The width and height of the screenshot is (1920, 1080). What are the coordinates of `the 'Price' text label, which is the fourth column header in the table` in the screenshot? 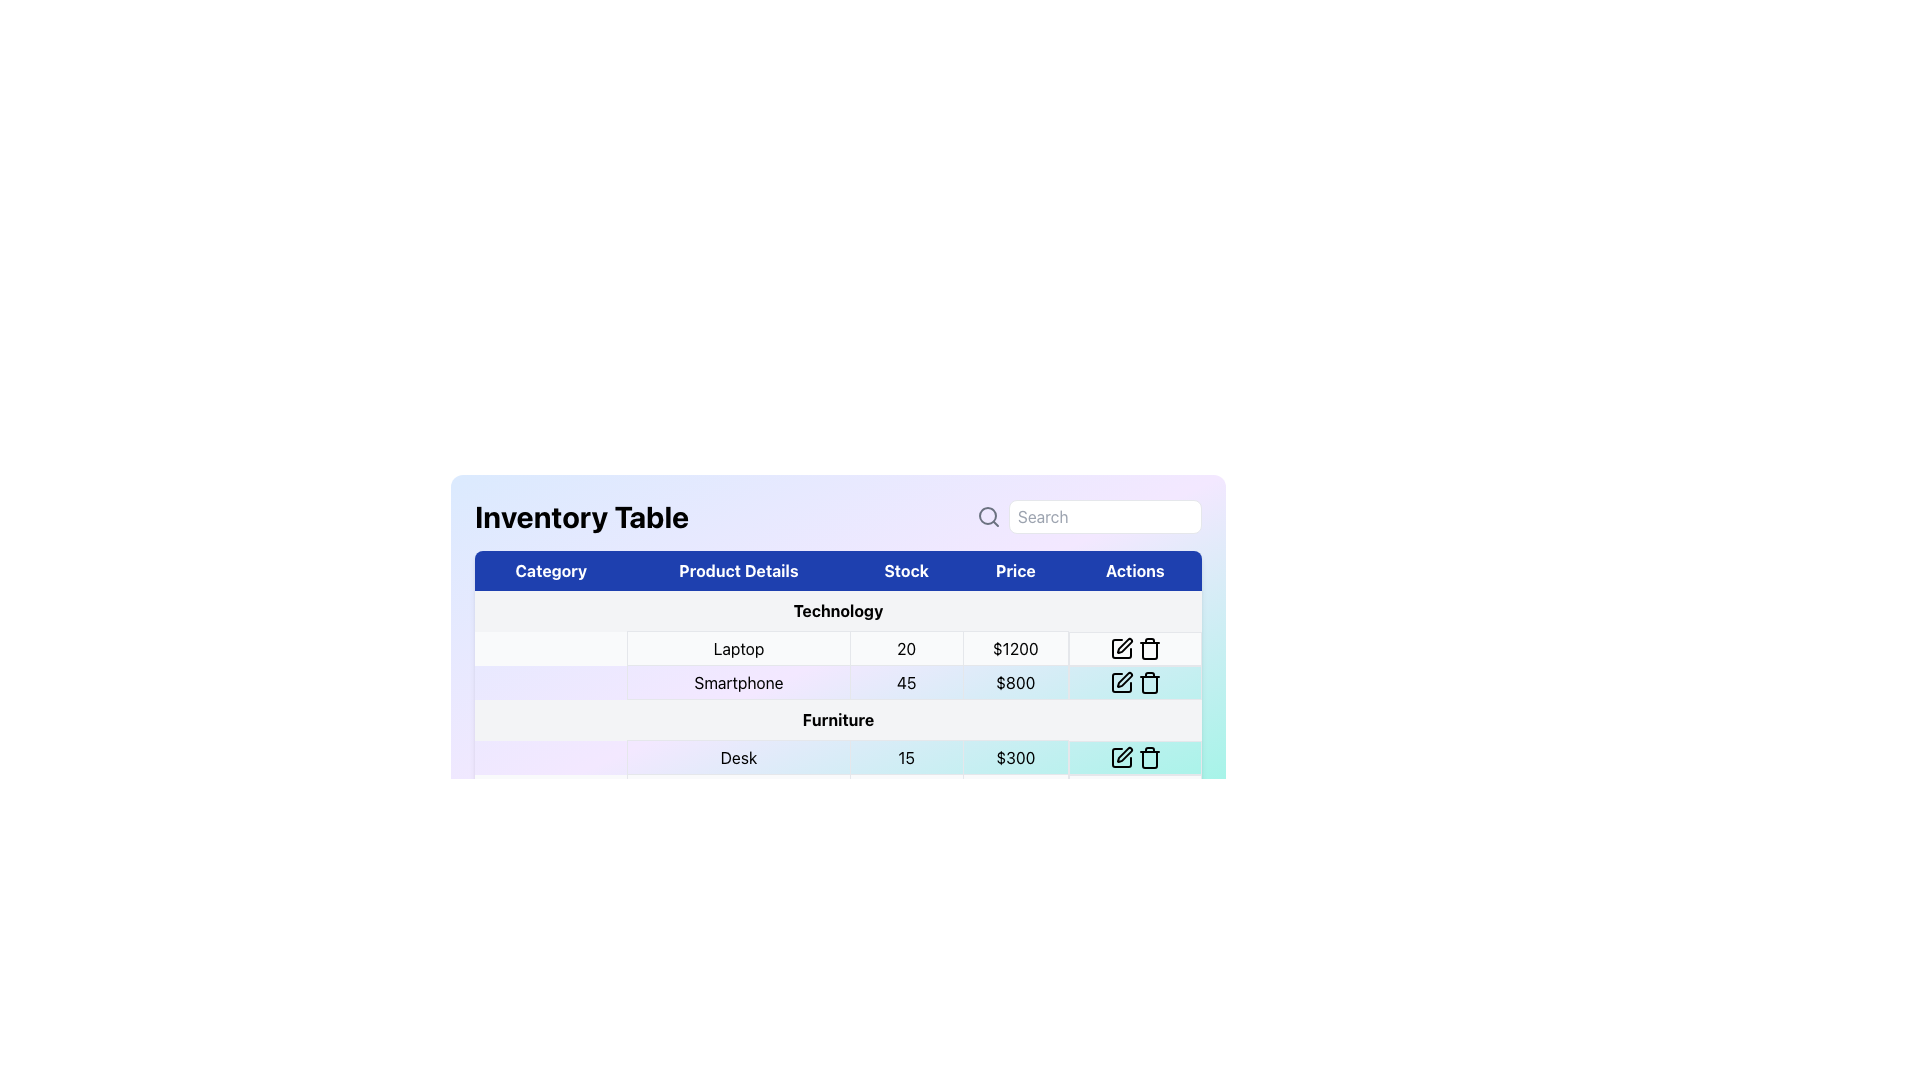 It's located at (1015, 570).